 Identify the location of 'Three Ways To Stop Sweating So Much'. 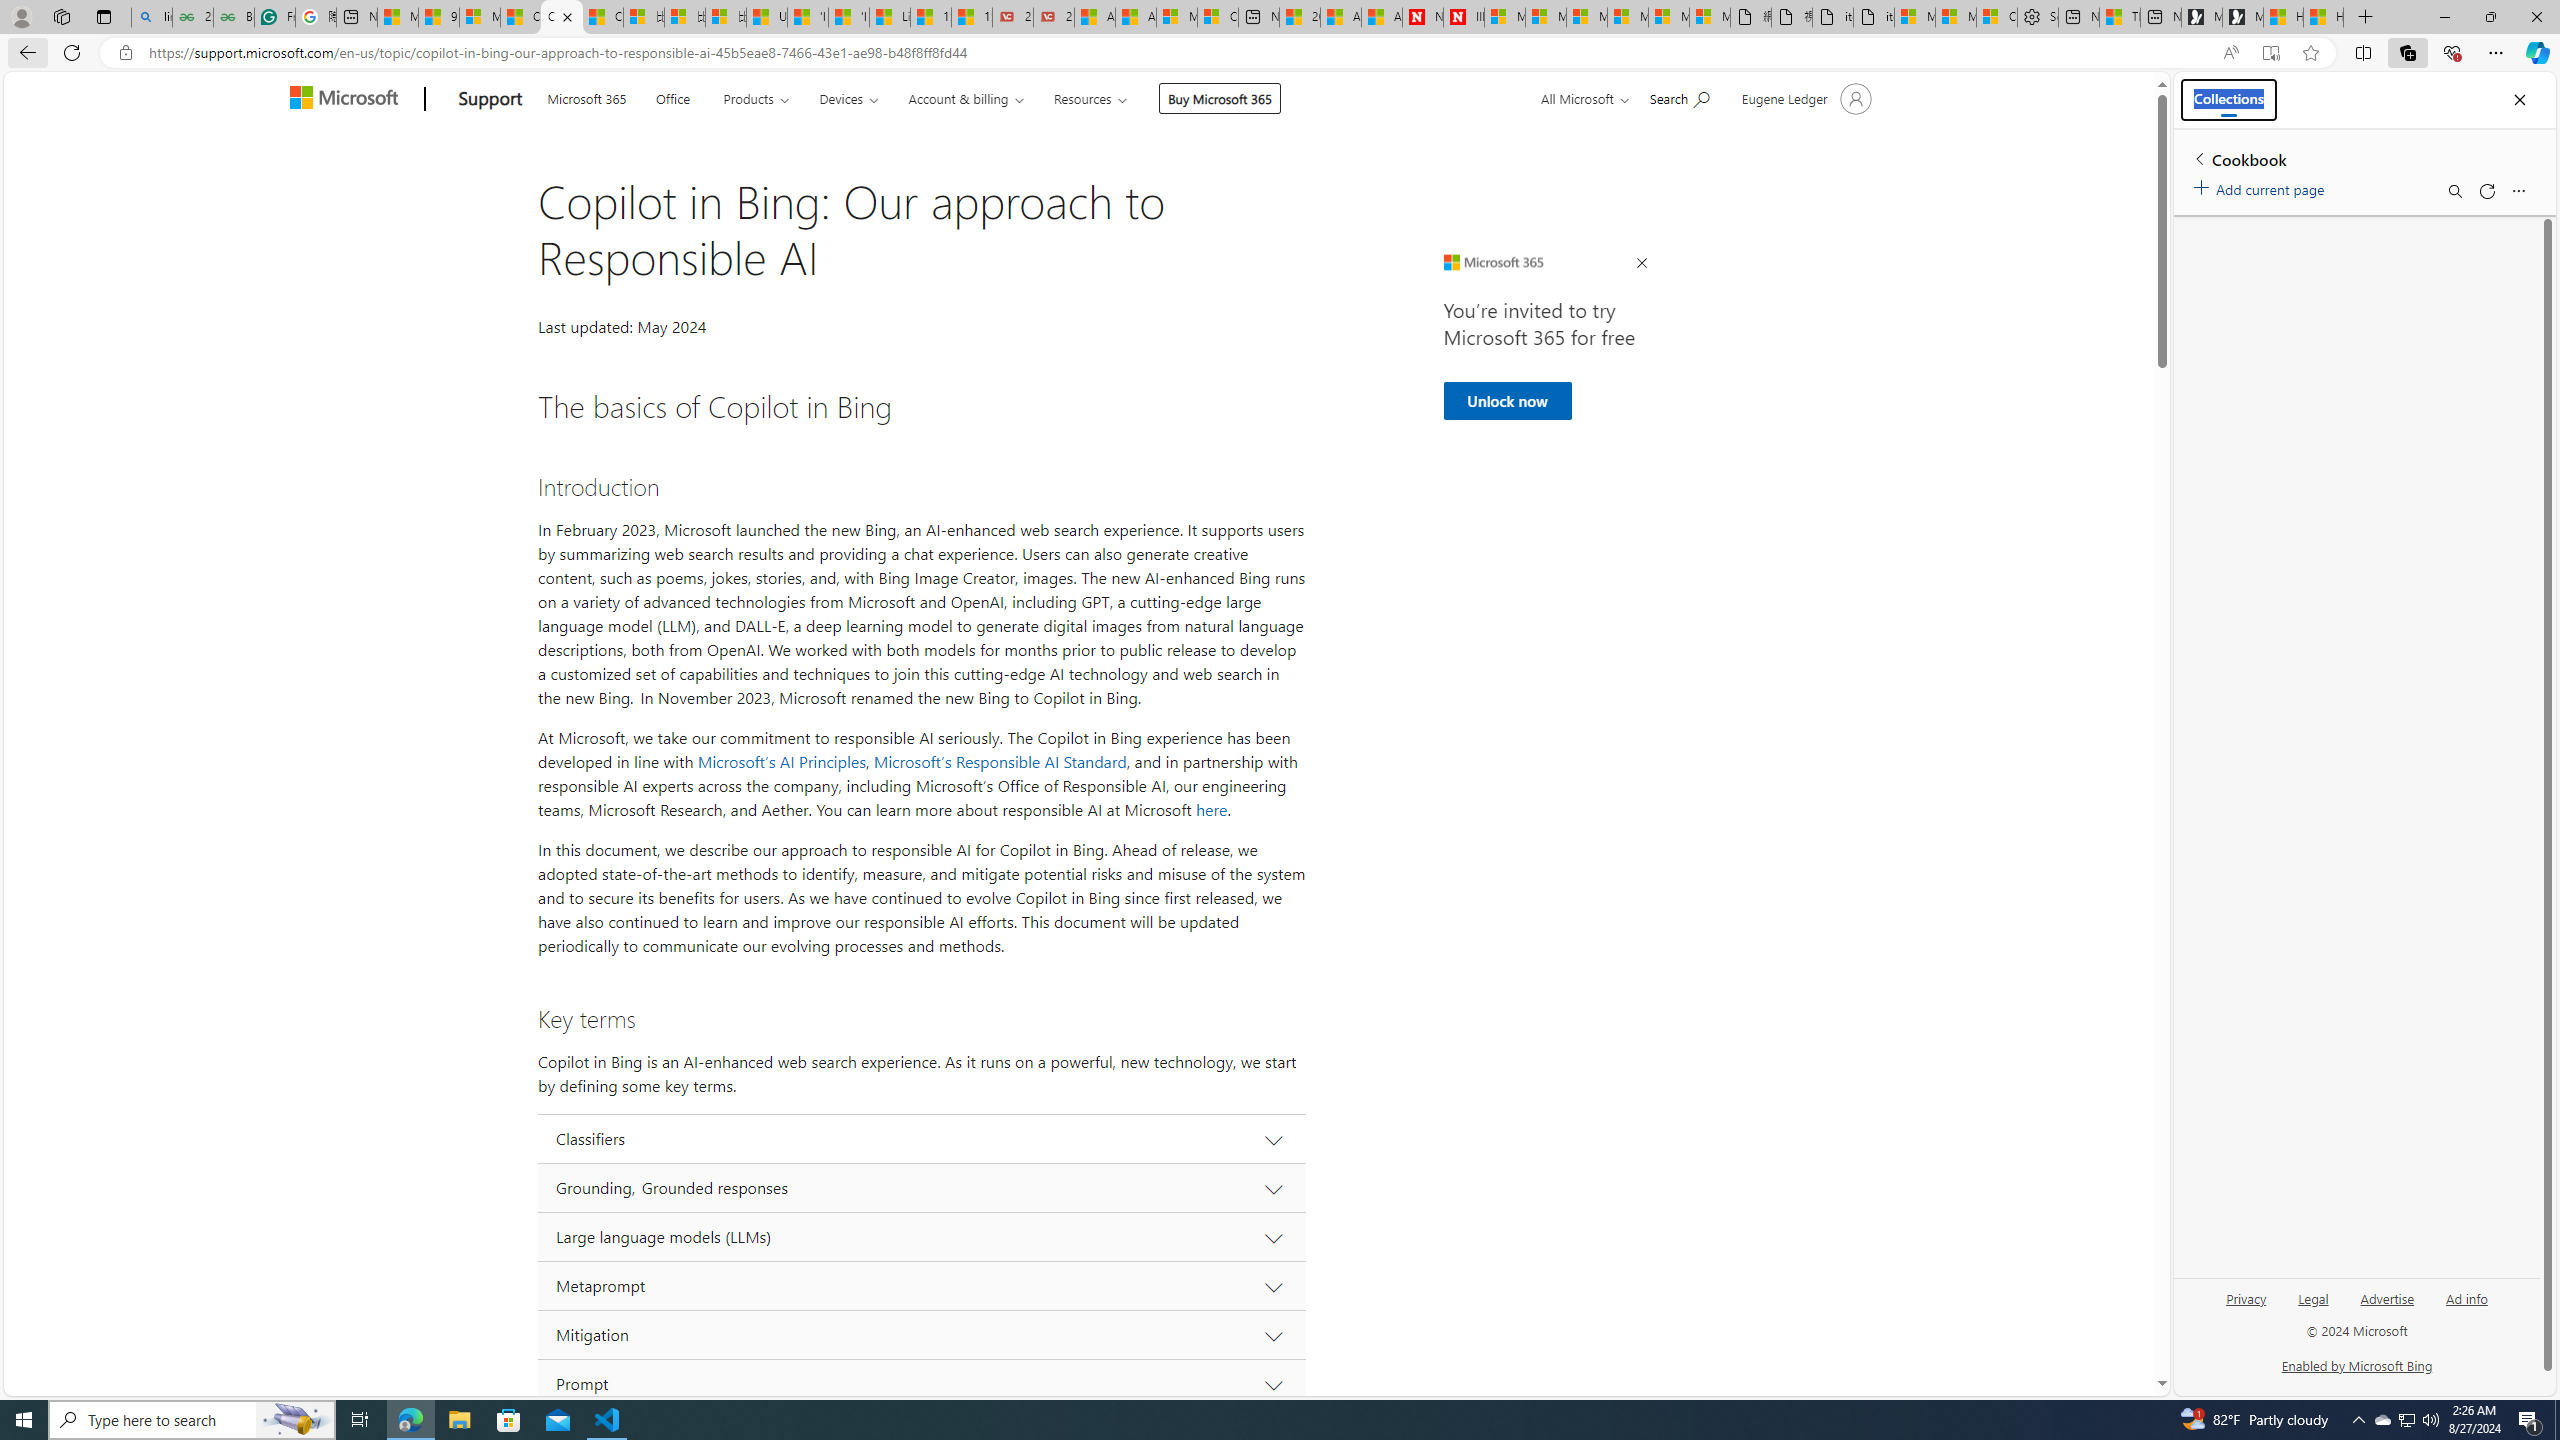
(2119, 16).